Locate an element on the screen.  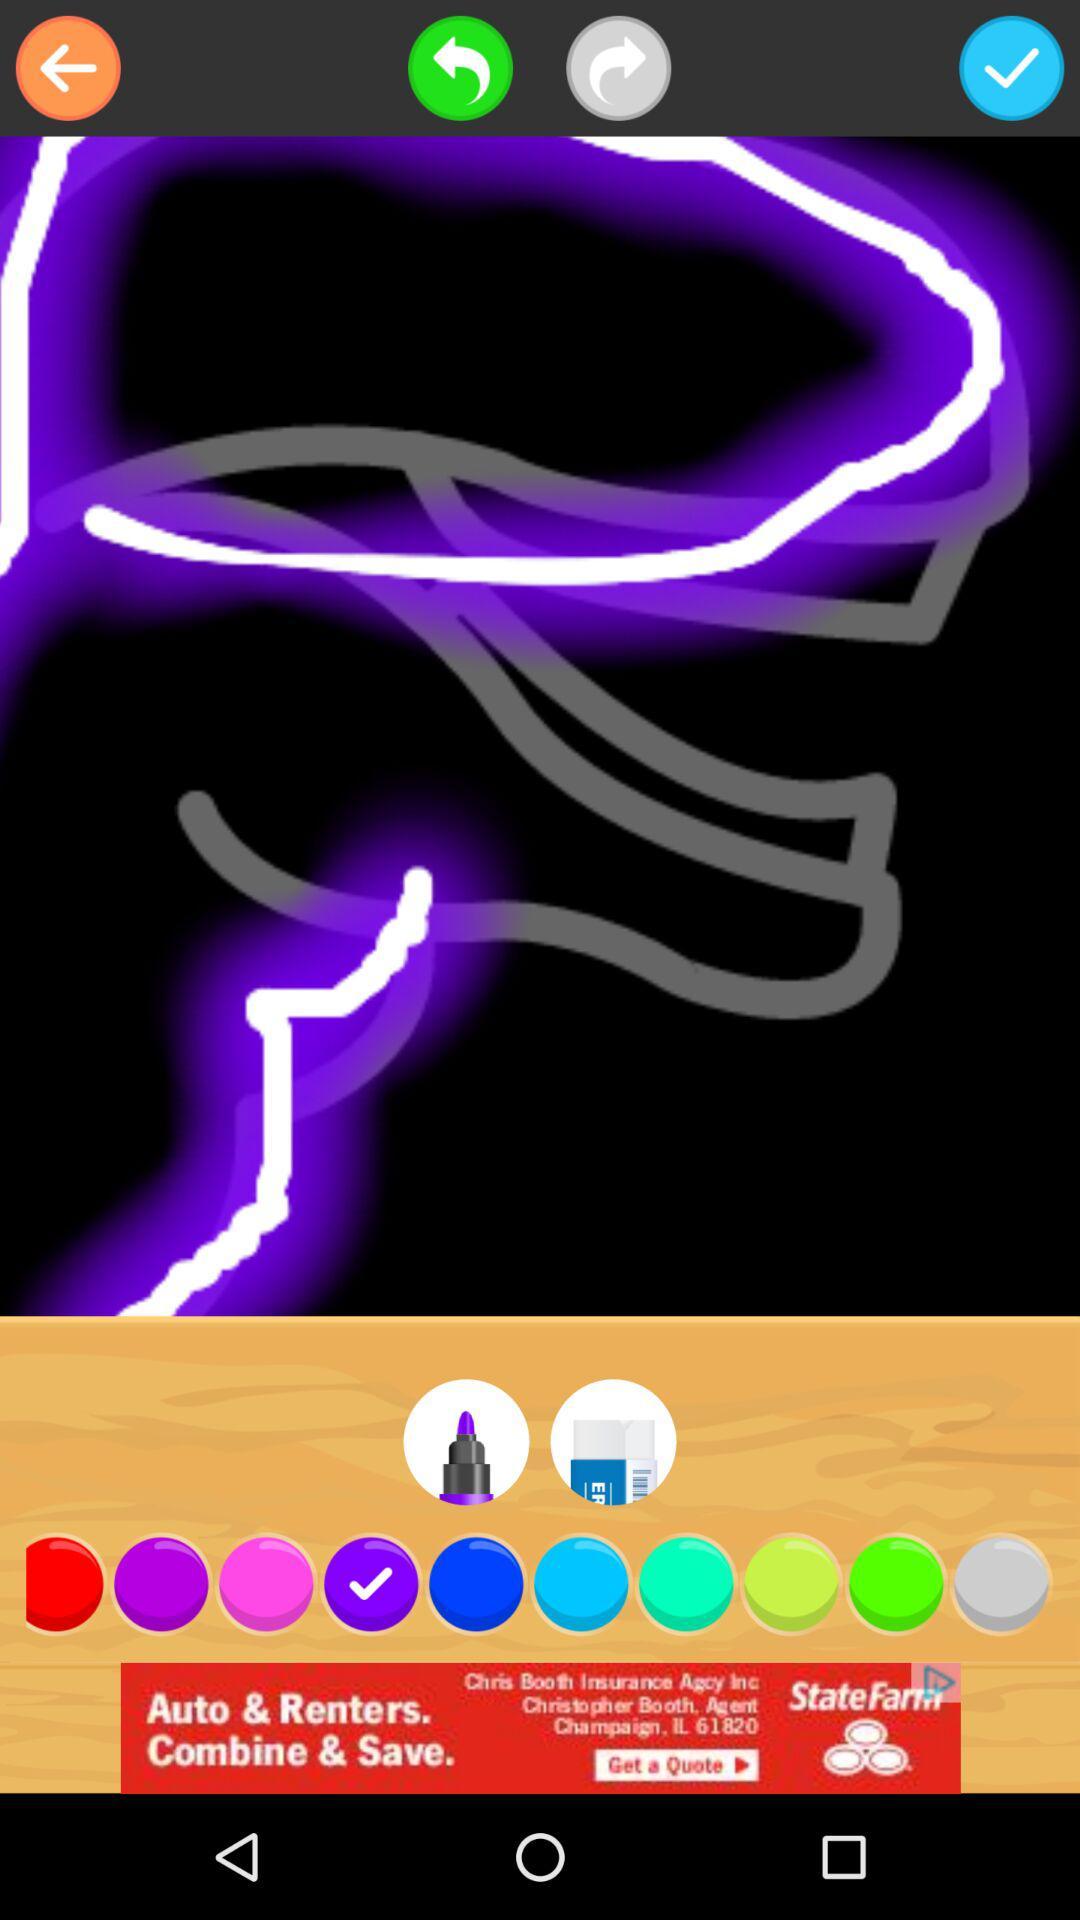
advertisement content is located at coordinates (540, 1727).